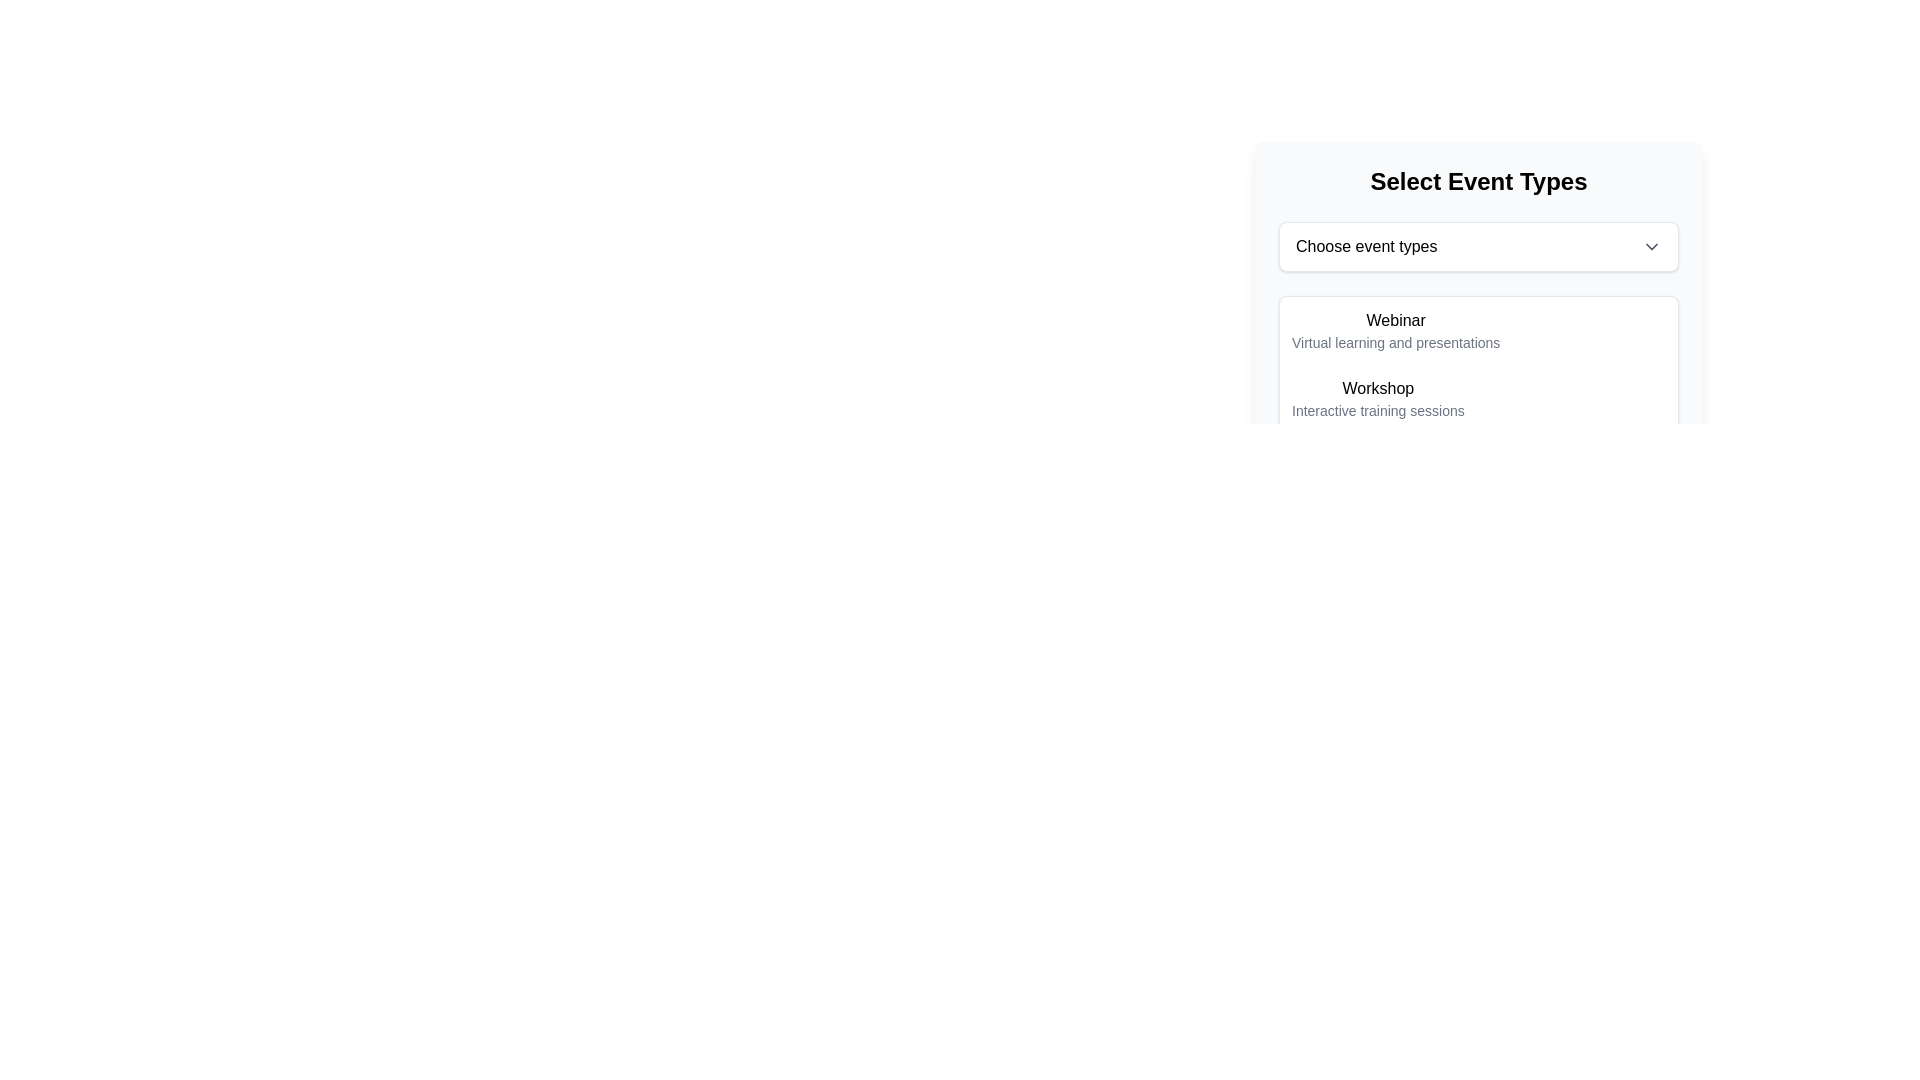 This screenshot has height=1080, width=1920. What do you see at coordinates (1395, 330) in the screenshot?
I see `on the list item labeled 'Webinar' which describes 'Virtual learning and presentations'` at bounding box center [1395, 330].